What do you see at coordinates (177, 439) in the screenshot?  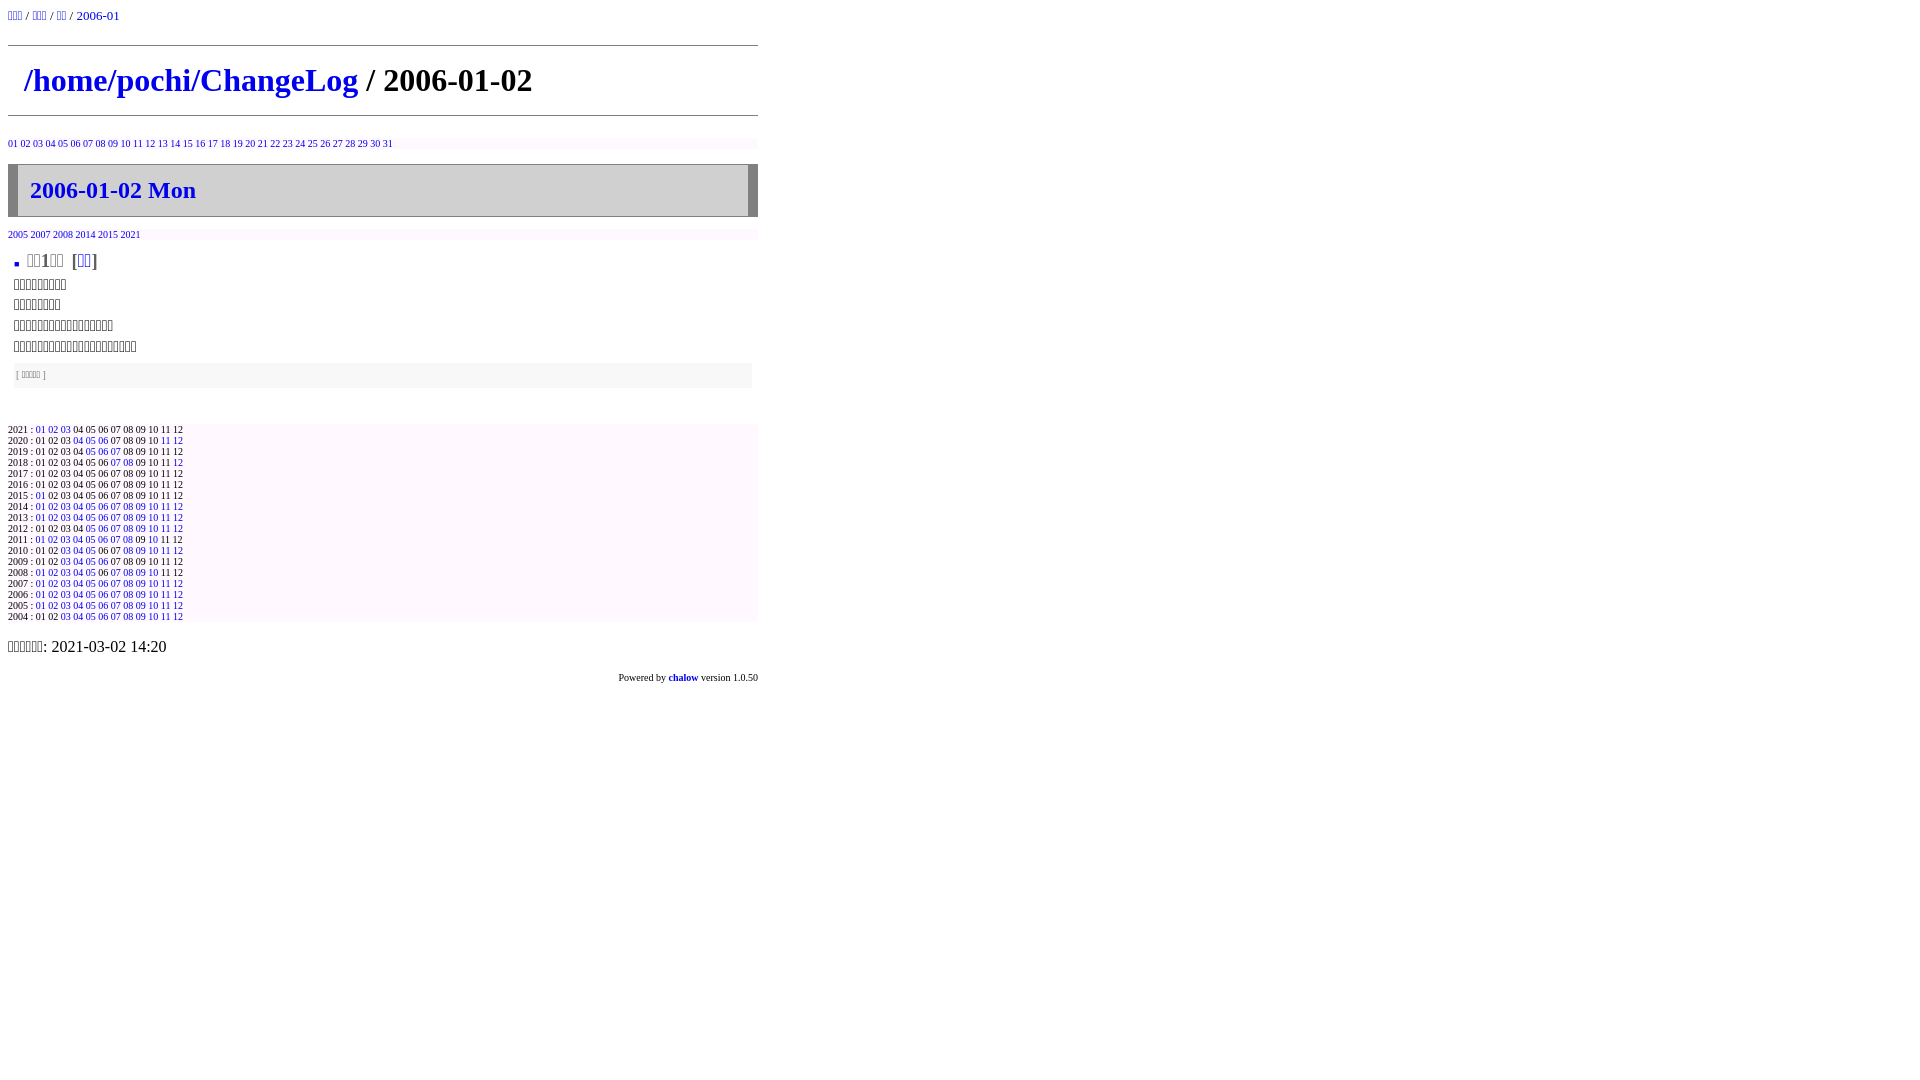 I see `'12'` at bounding box center [177, 439].